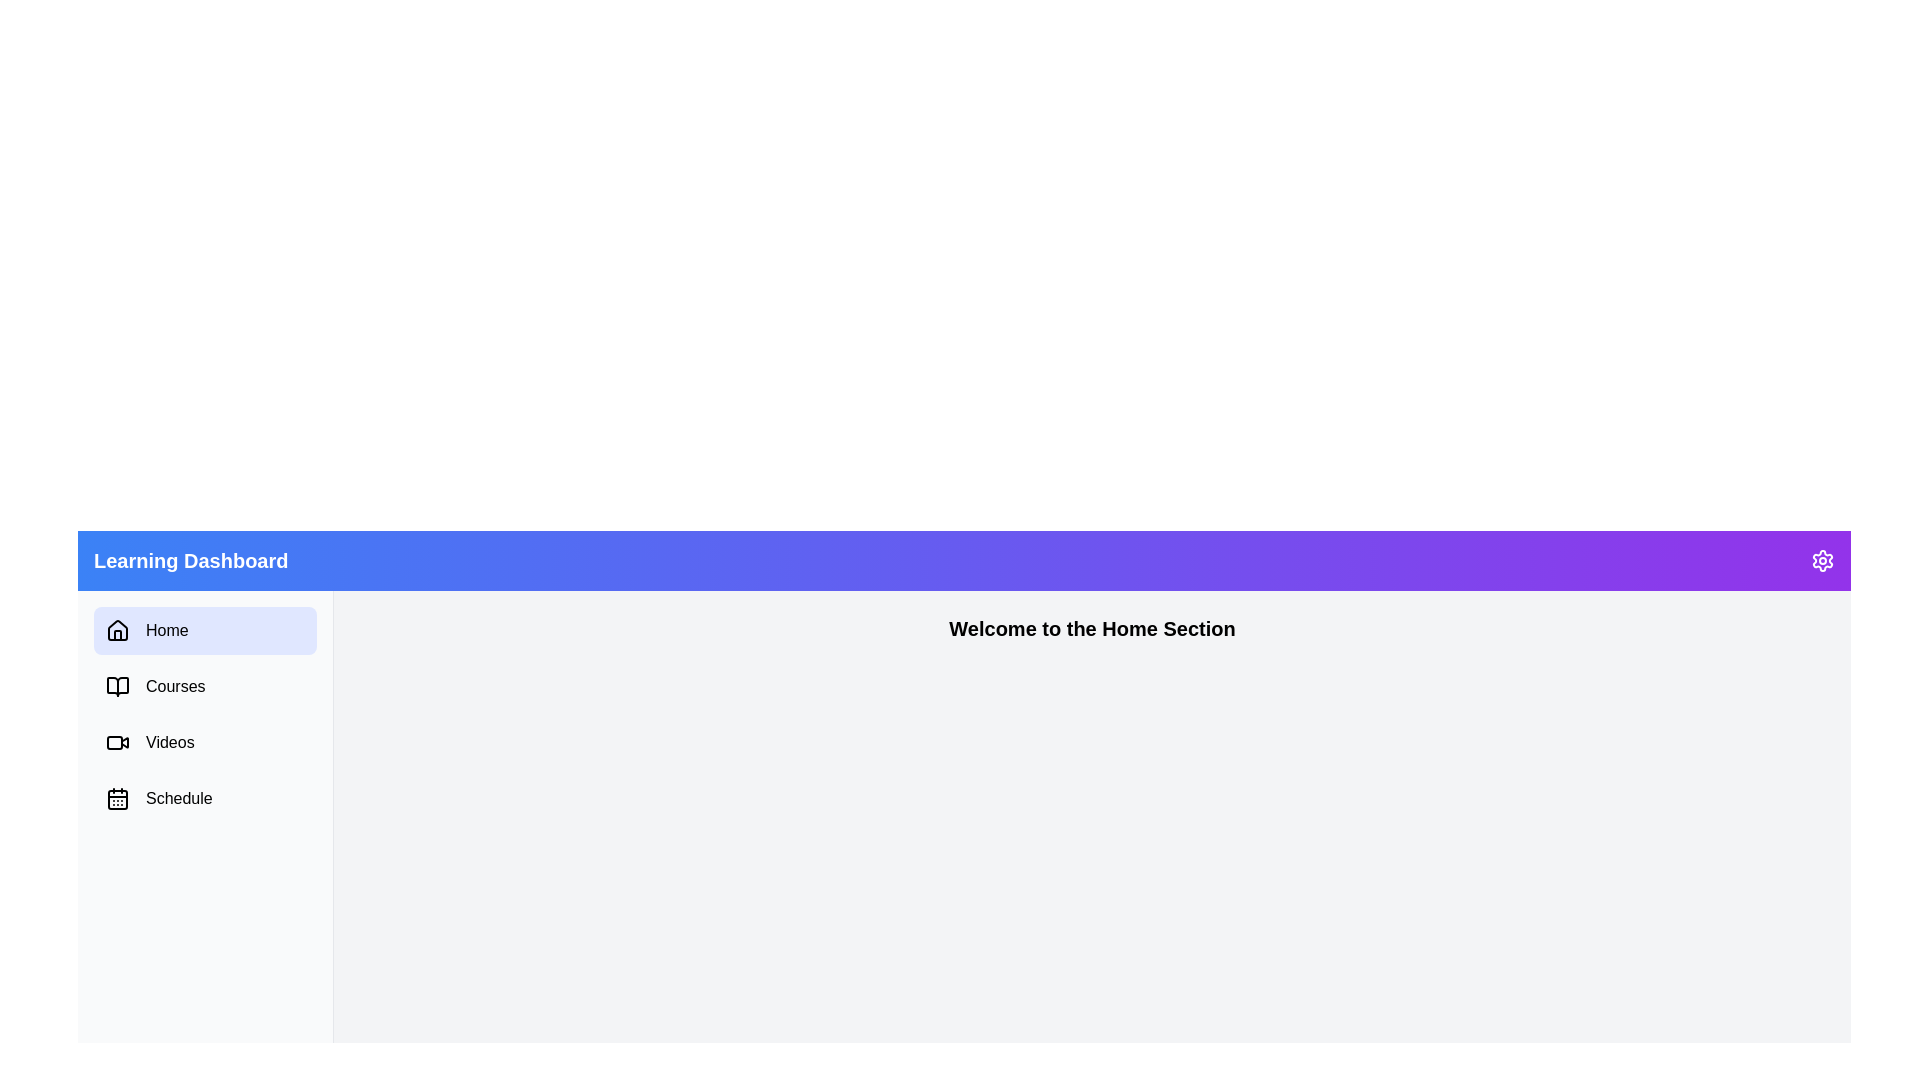  I want to click on the open book icon associated with the 'Courses' menu item in the side navigation panel, so click(117, 685).